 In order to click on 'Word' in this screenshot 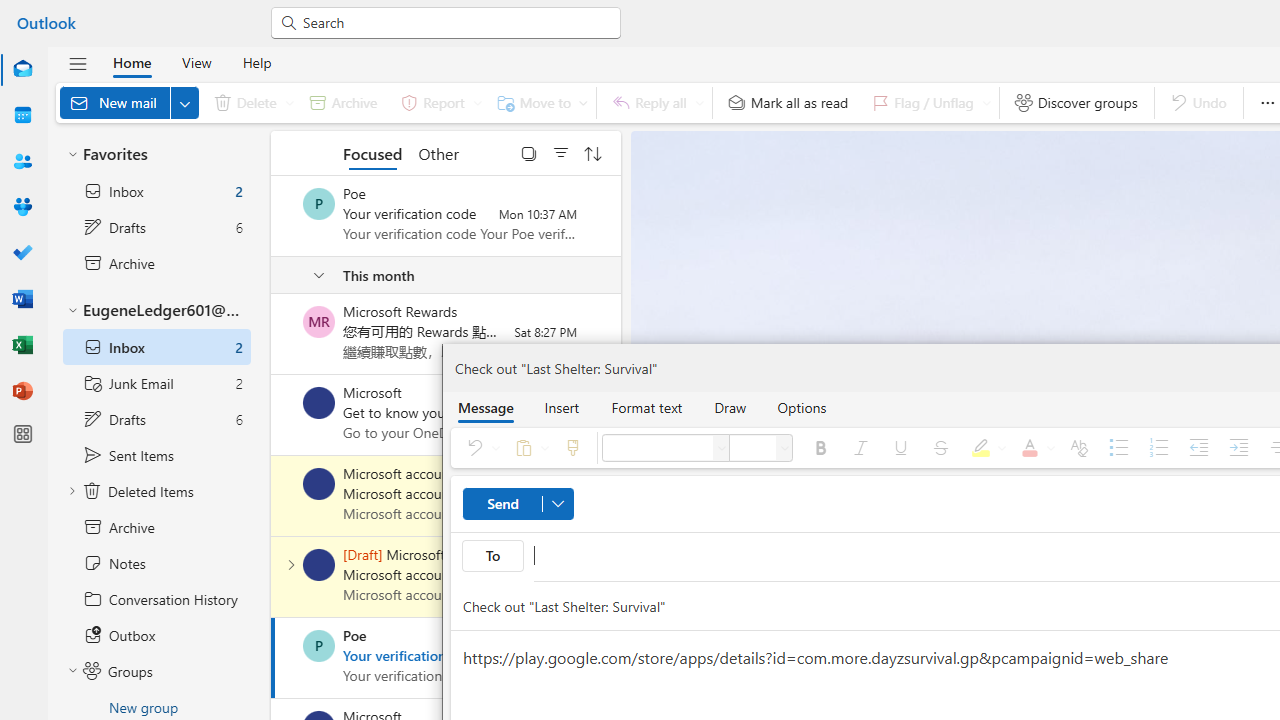, I will do `click(23, 299)`.